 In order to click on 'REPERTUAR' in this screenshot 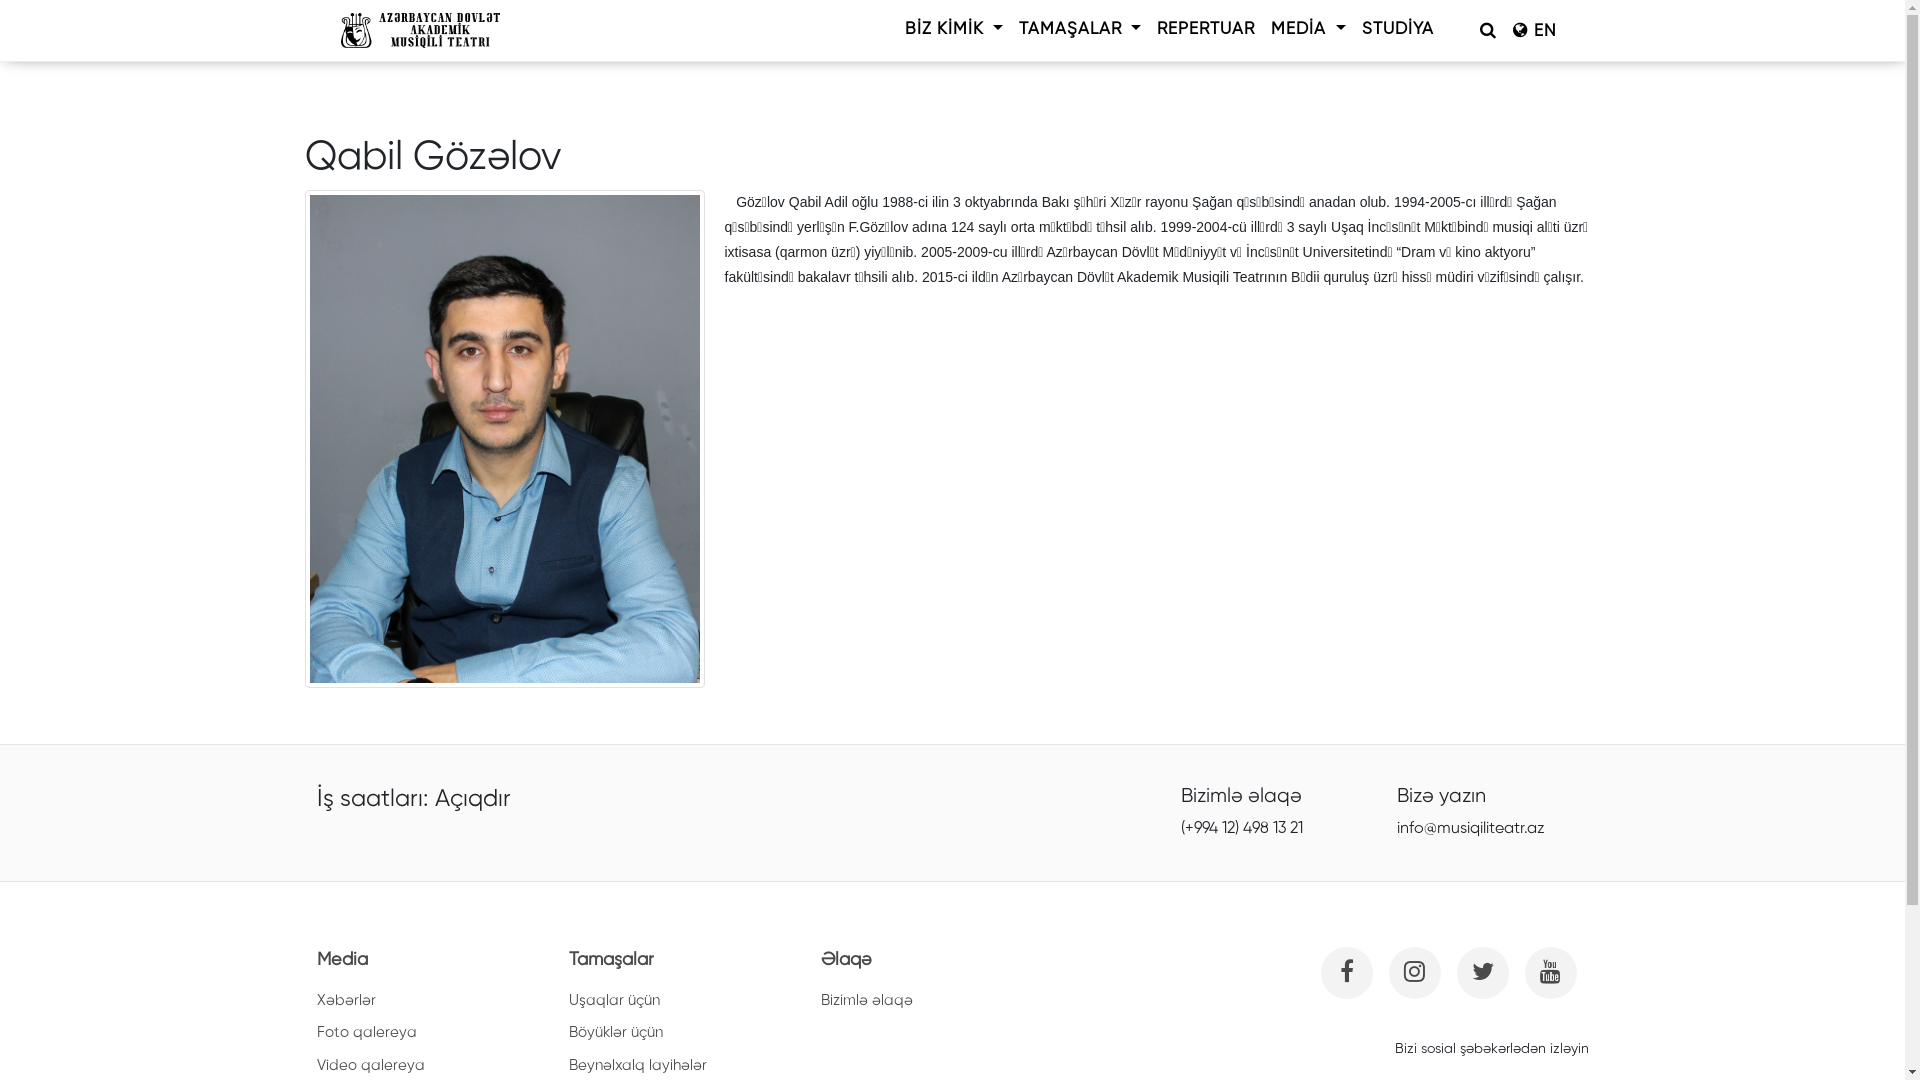, I will do `click(1204, 29)`.